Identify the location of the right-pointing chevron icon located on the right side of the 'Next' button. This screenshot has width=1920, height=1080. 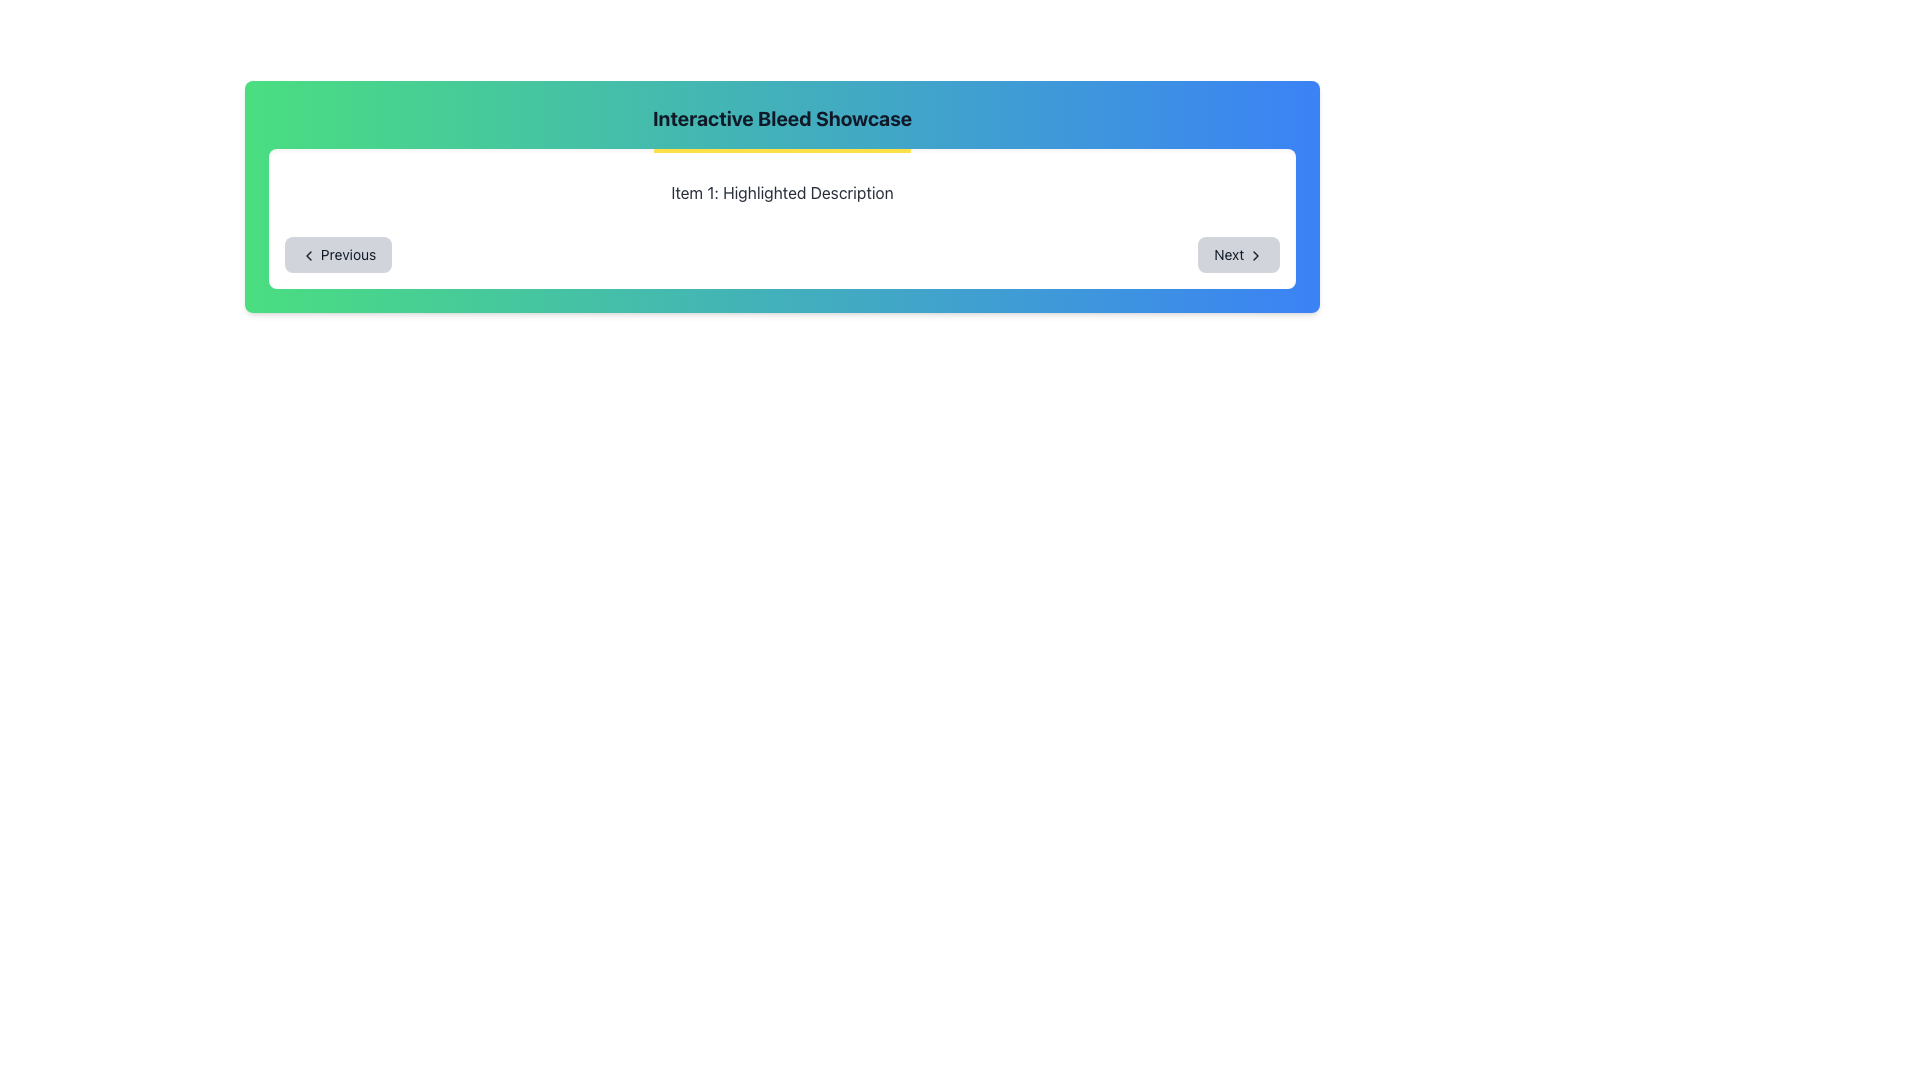
(1255, 254).